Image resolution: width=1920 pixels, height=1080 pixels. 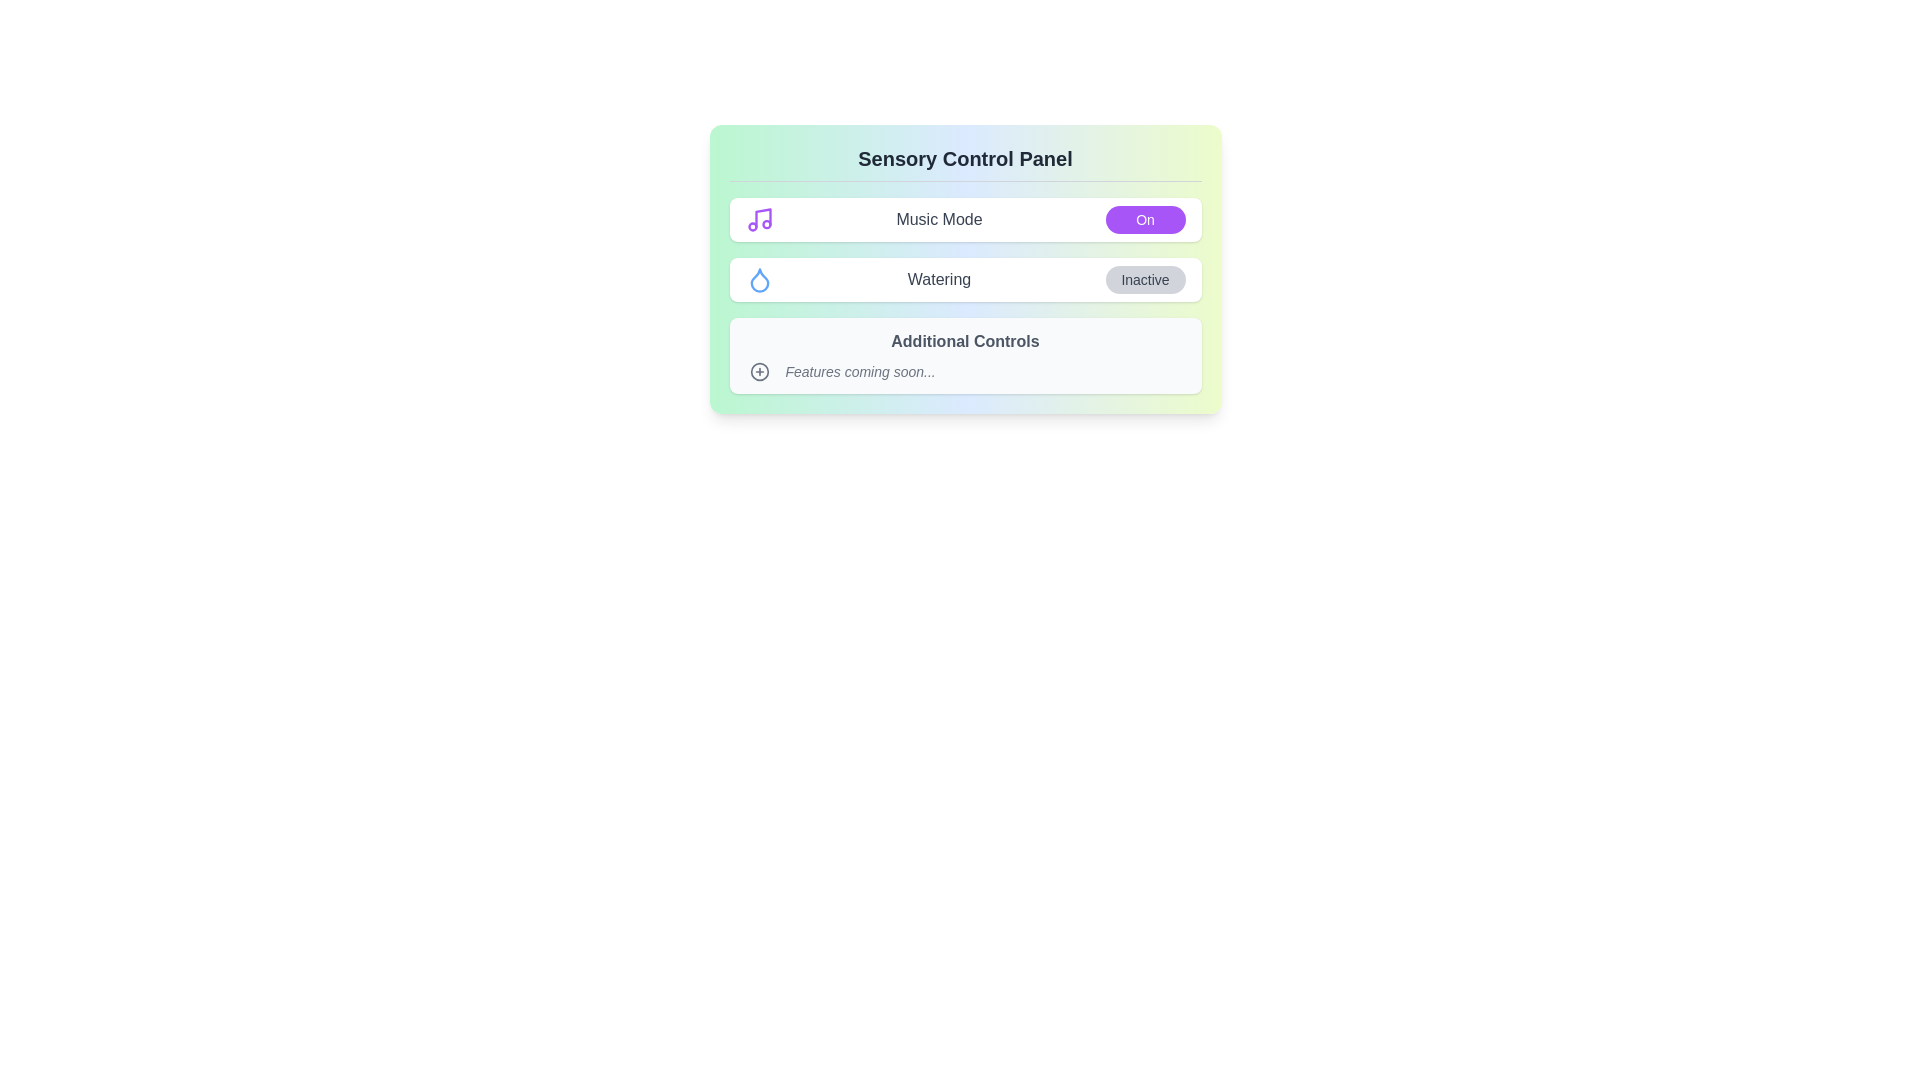 What do you see at coordinates (758, 280) in the screenshot?
I see `the 'Watering' icon located in the Sensory Control Panel, positioned to the left of the 'Watering' text` at bounding box center [758, 280].